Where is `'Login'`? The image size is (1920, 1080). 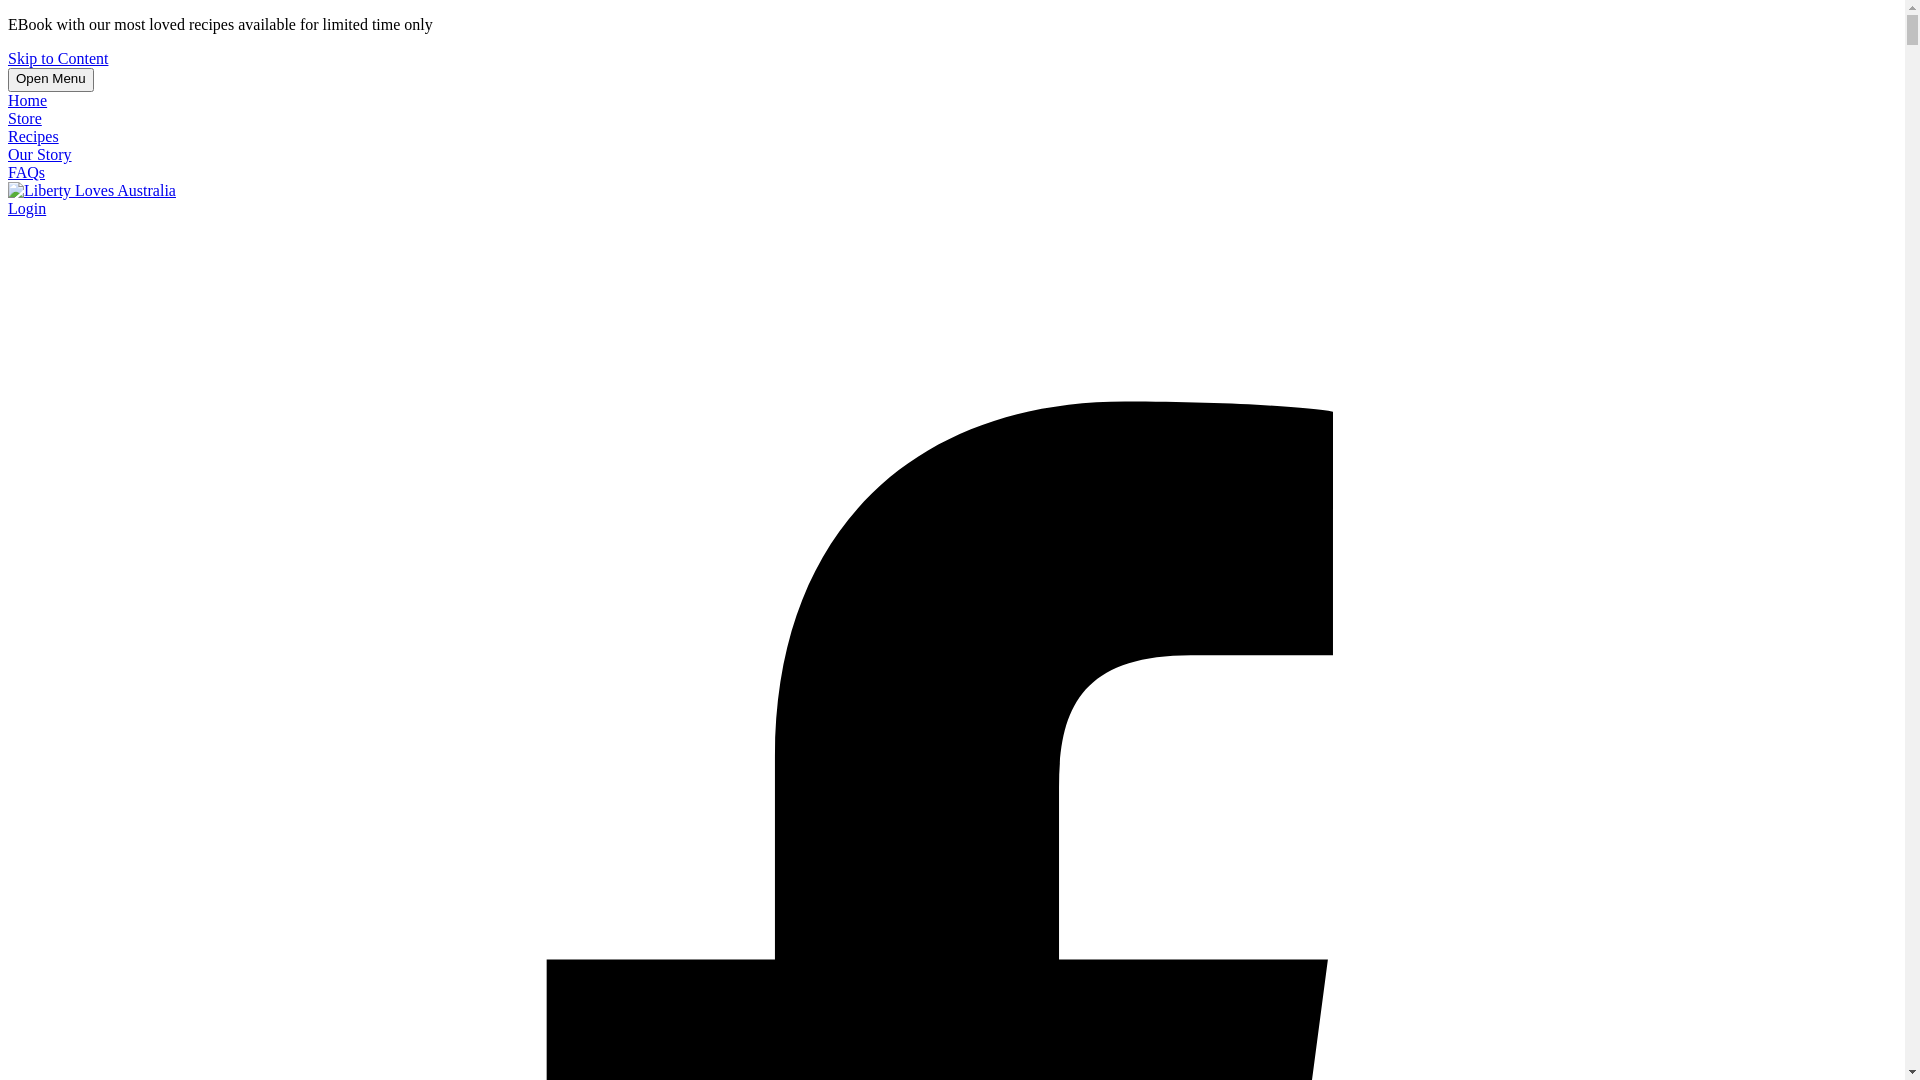
'Login' is located at coordinates (8, 208).